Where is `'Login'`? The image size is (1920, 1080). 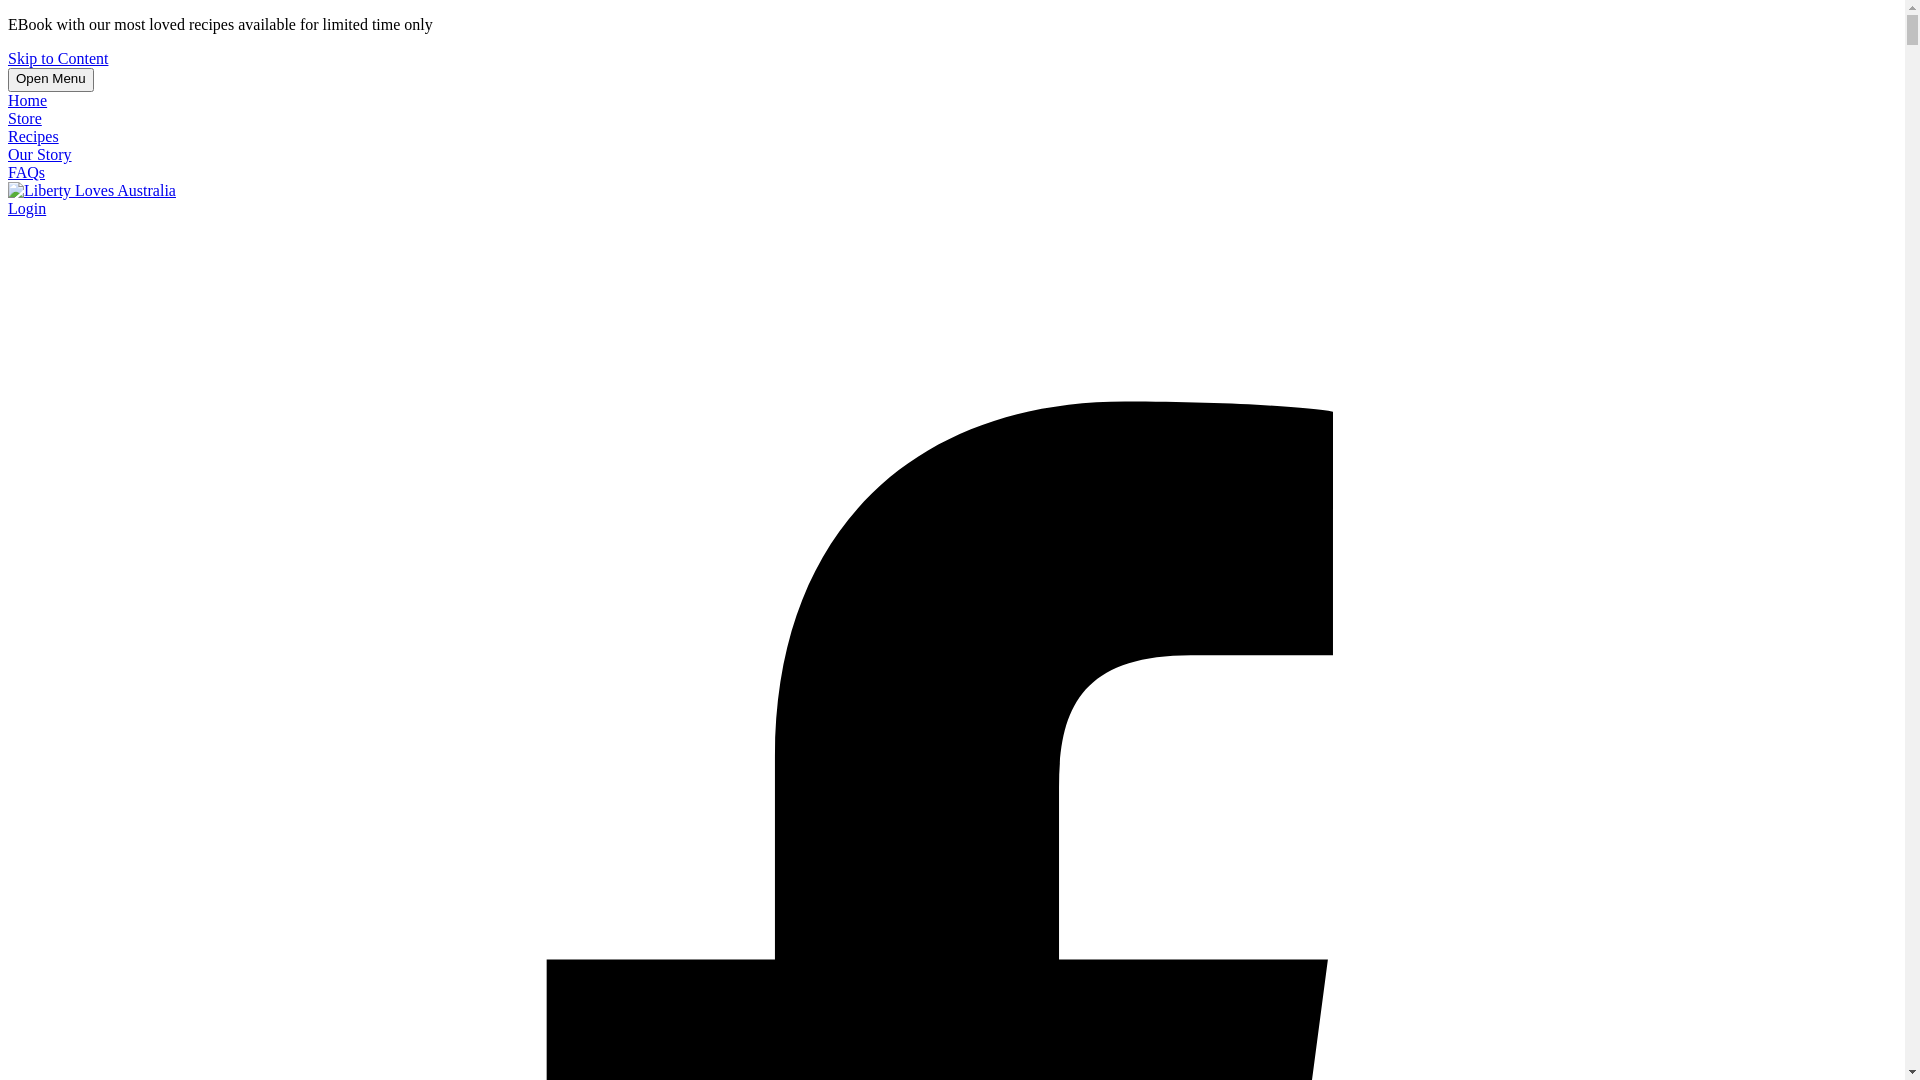
'Login' is located at coordinates (8, 208).